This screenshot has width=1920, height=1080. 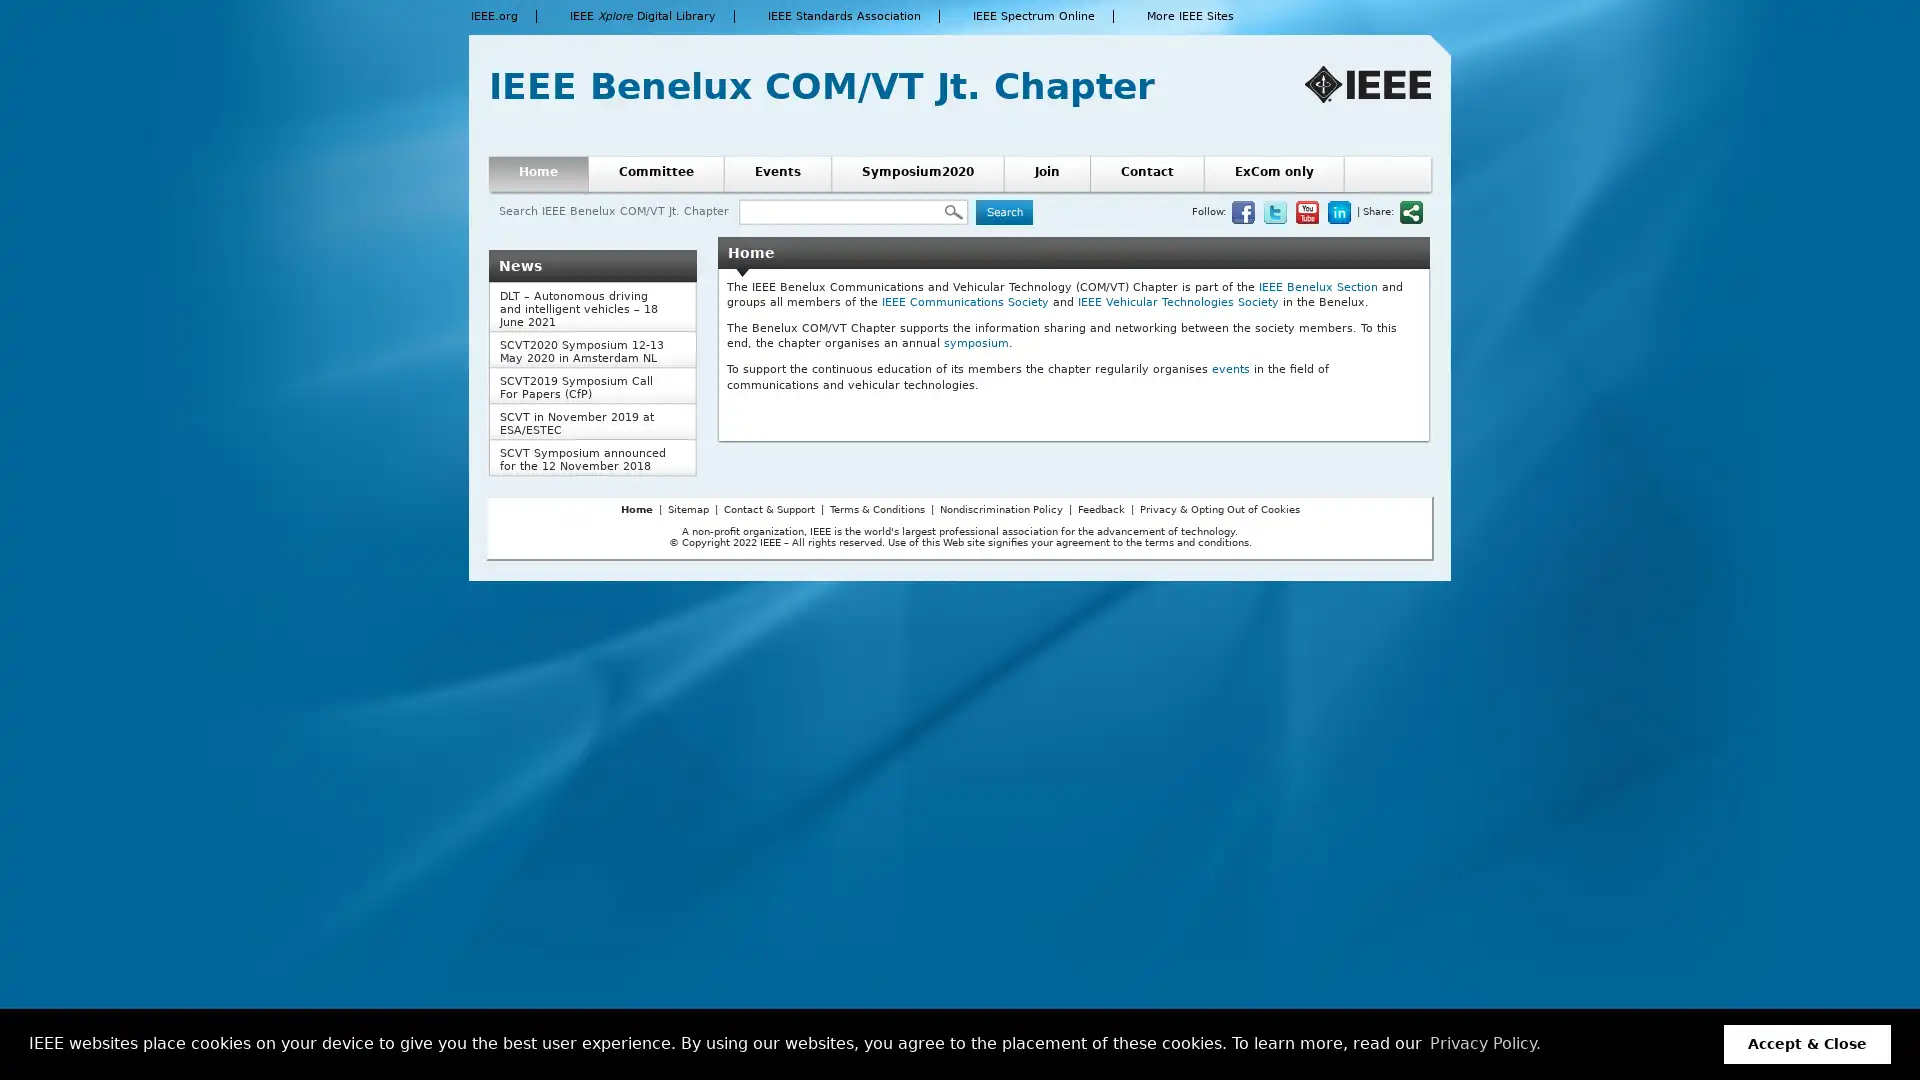 What do you see at coordinates (1484, 1043) in the screenshot?
I see `learn more about cookies` at bounding box center [1484, 1043].